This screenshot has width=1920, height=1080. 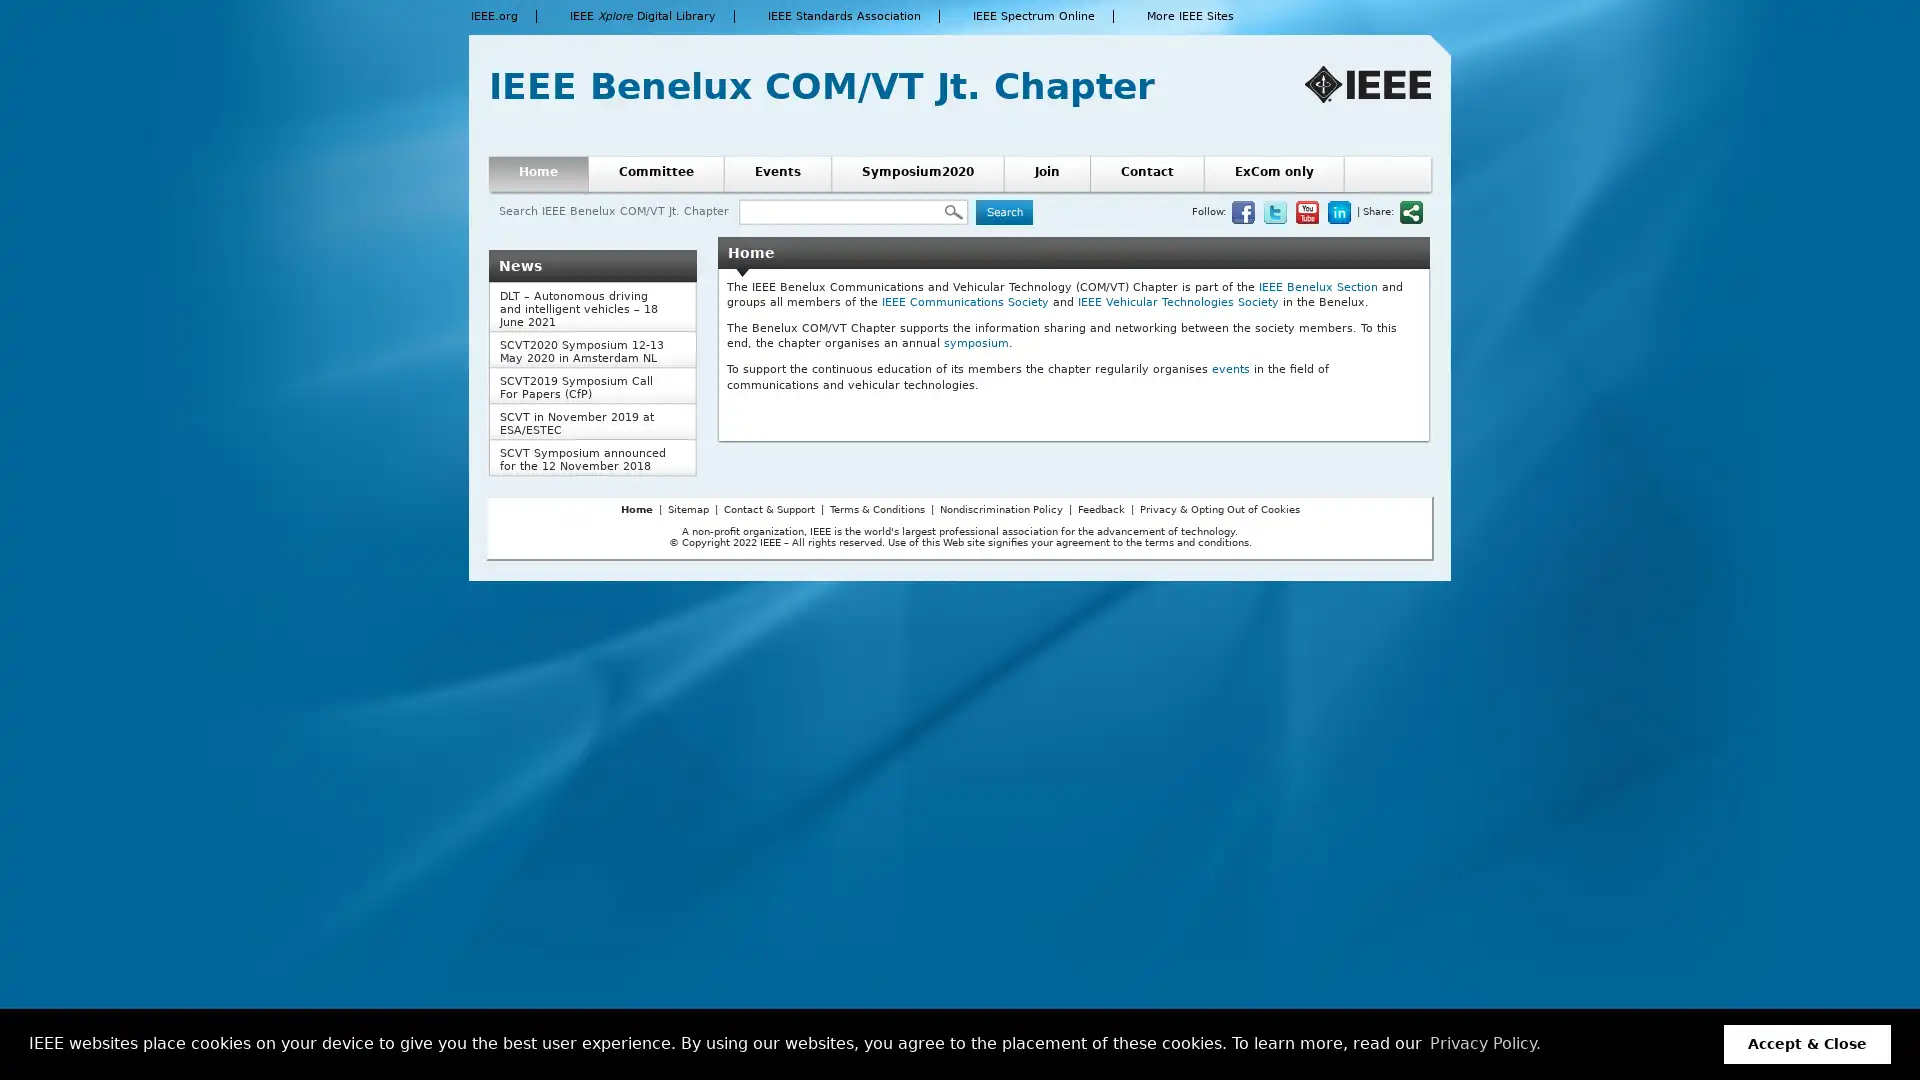 What do you see at coordinates (1484, 1043) in the screenshot?
I see `learn more about cookies` at bounding box center [1484, 1043].